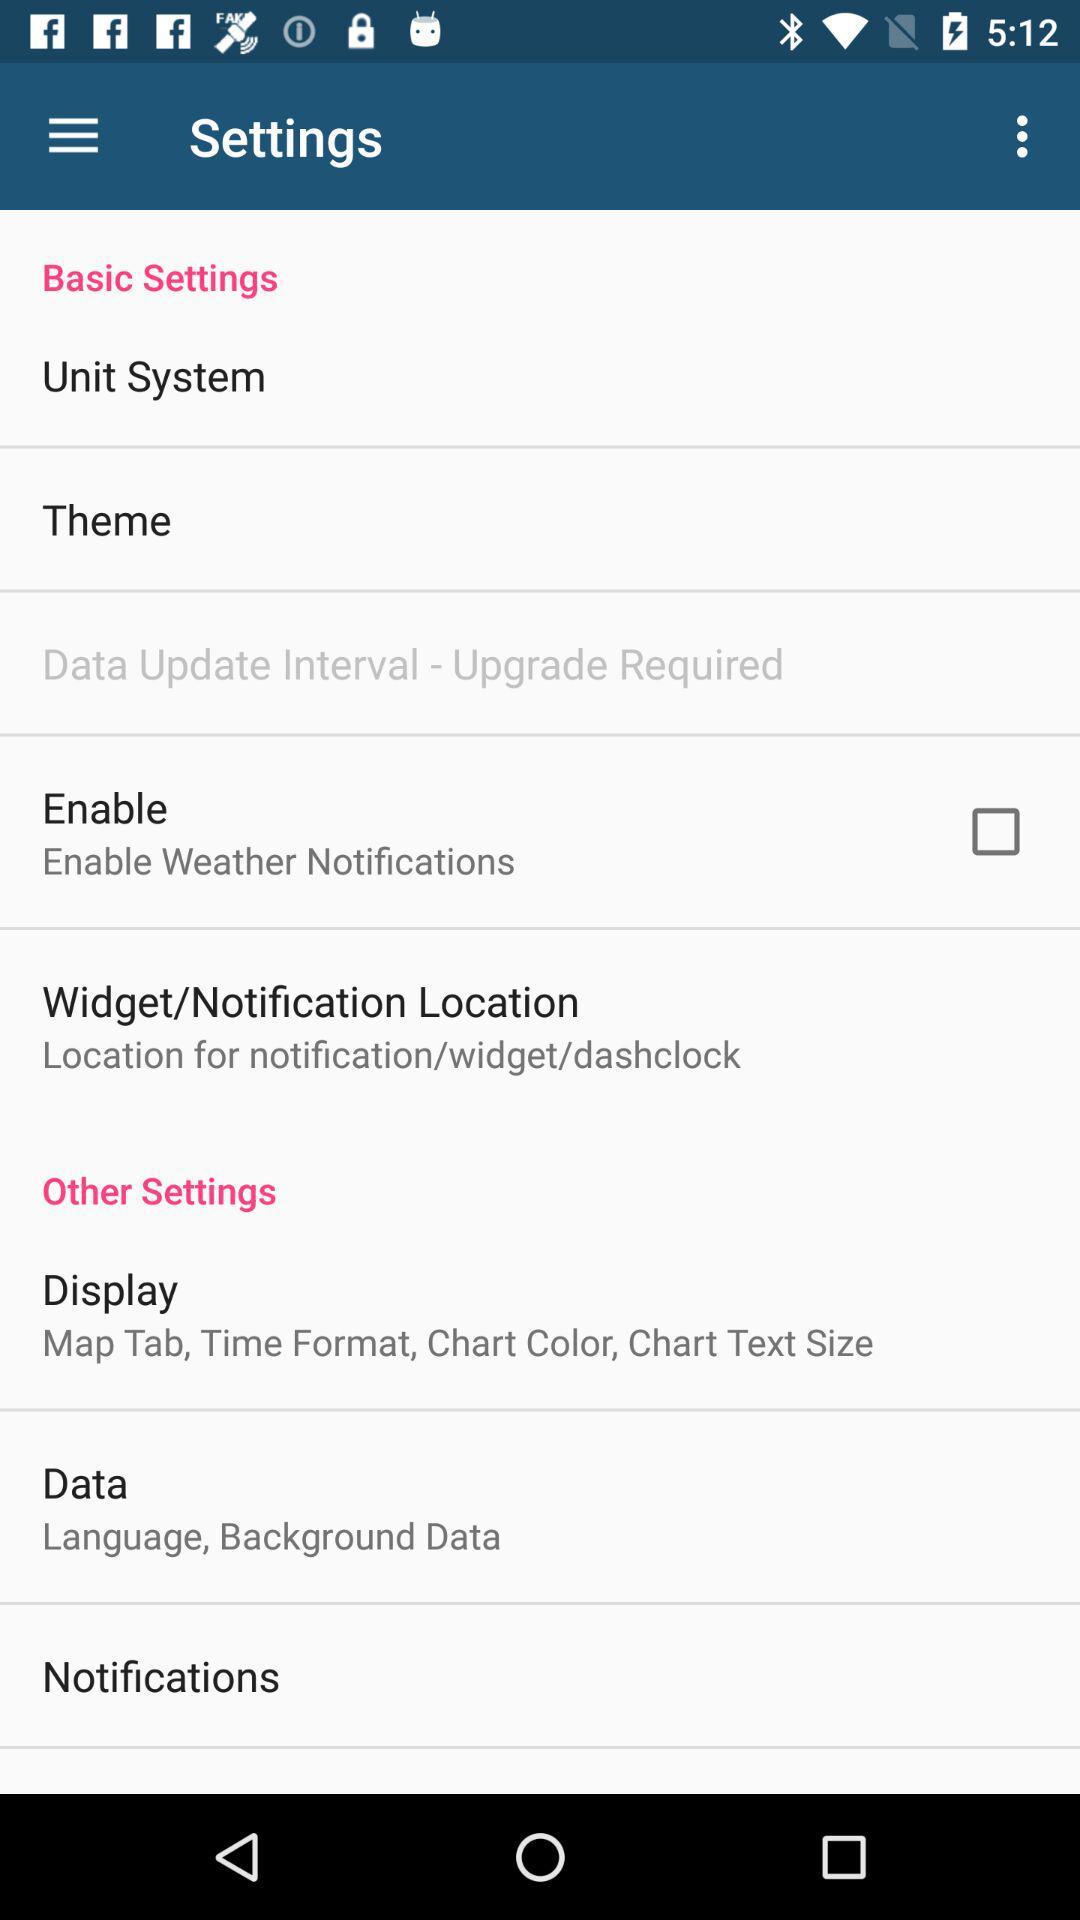  Describe the element at coordinates (540, 1169) in the screenshot. I see `item above the display` at that location.